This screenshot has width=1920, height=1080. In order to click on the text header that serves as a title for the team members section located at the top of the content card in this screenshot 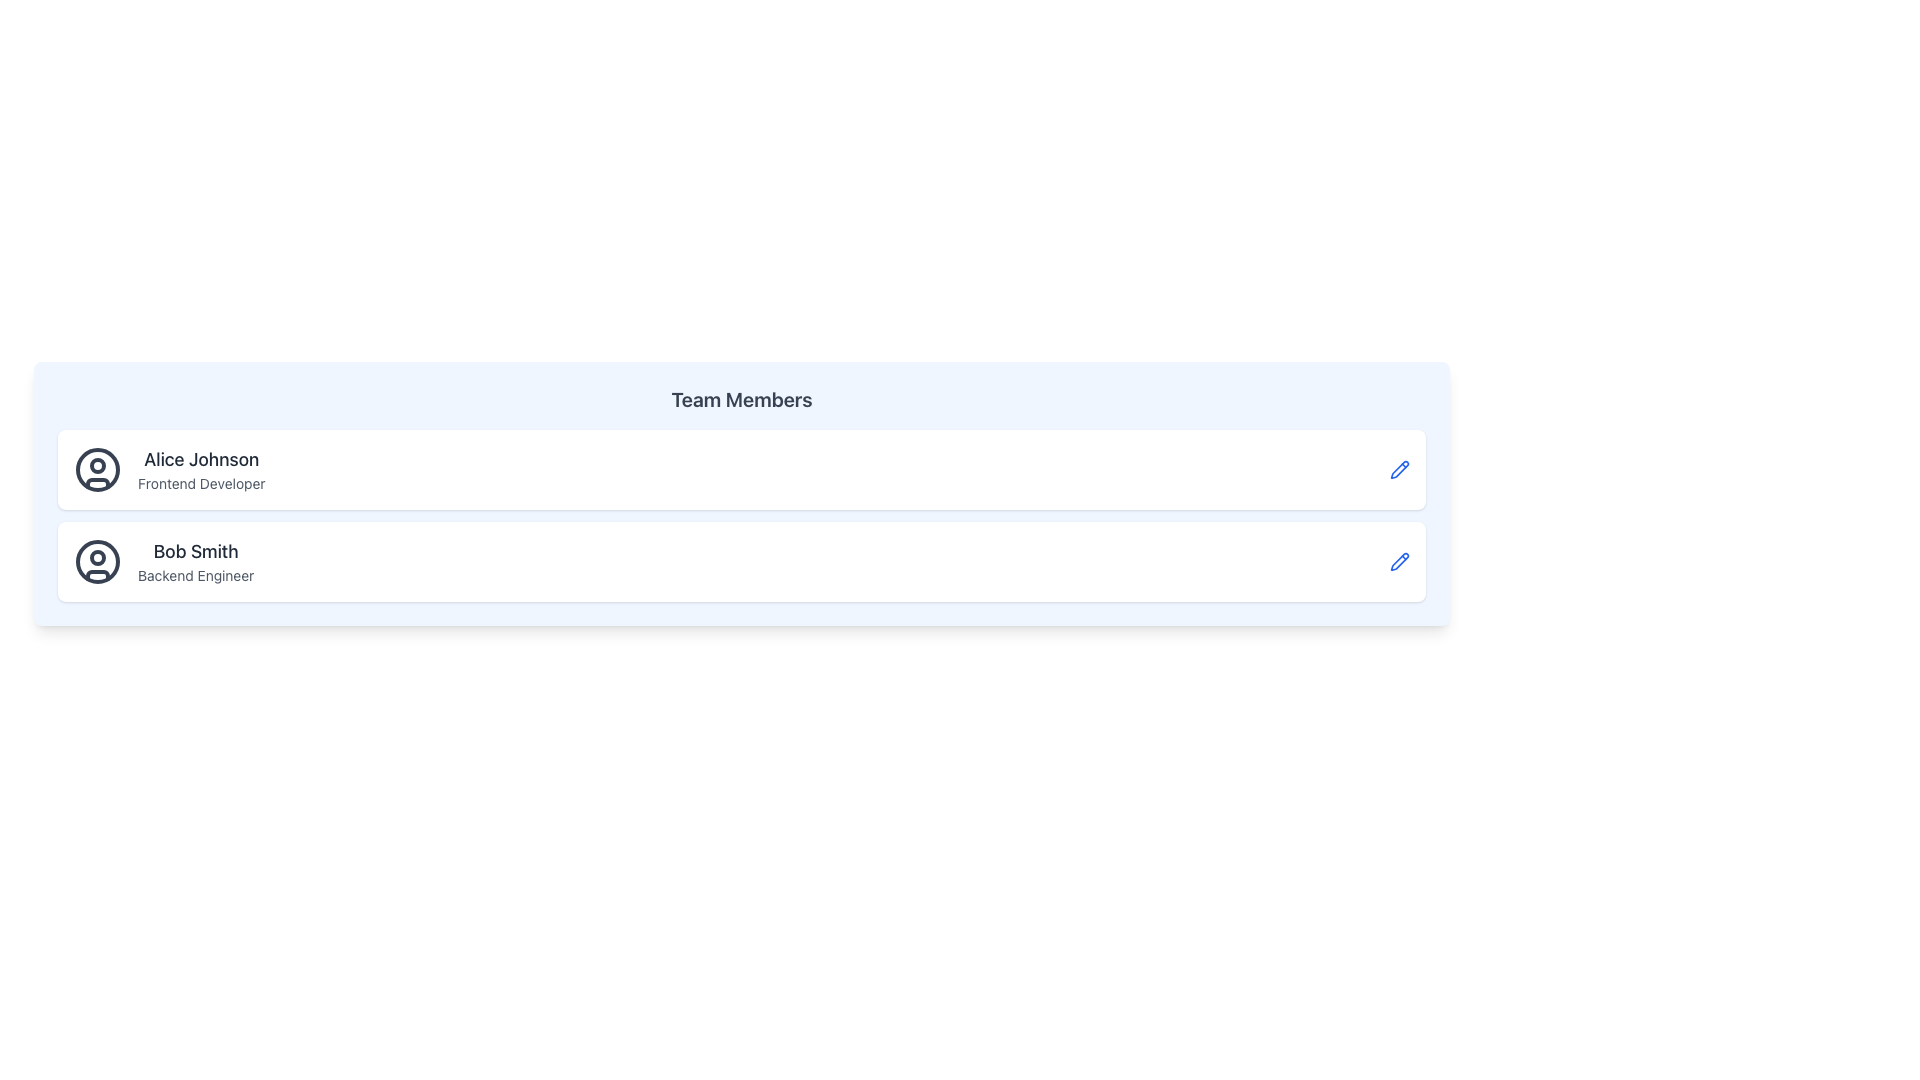, I will do `click(741, 400)`.